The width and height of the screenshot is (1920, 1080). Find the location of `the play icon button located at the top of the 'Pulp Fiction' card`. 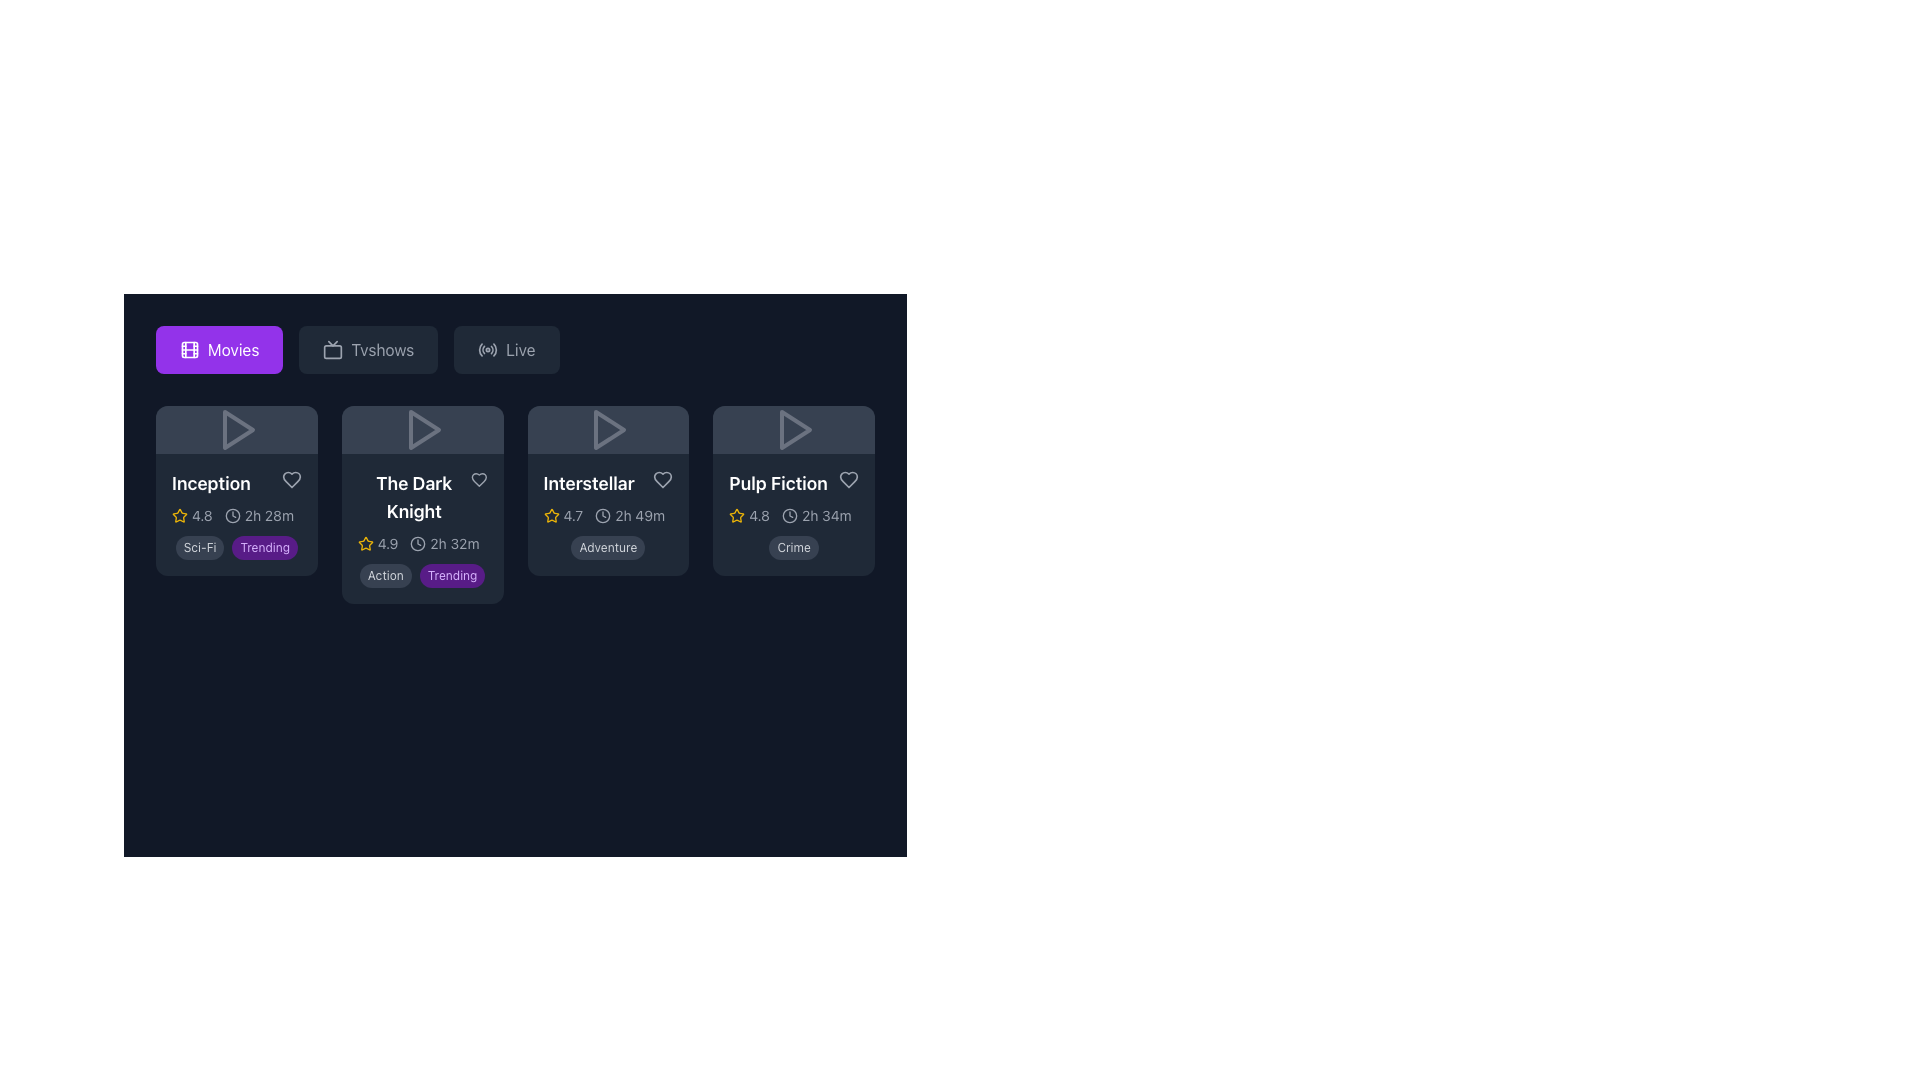

the play icon button located at the top of the 'Pulp Fiction' card is located at coordinates (793, 428).